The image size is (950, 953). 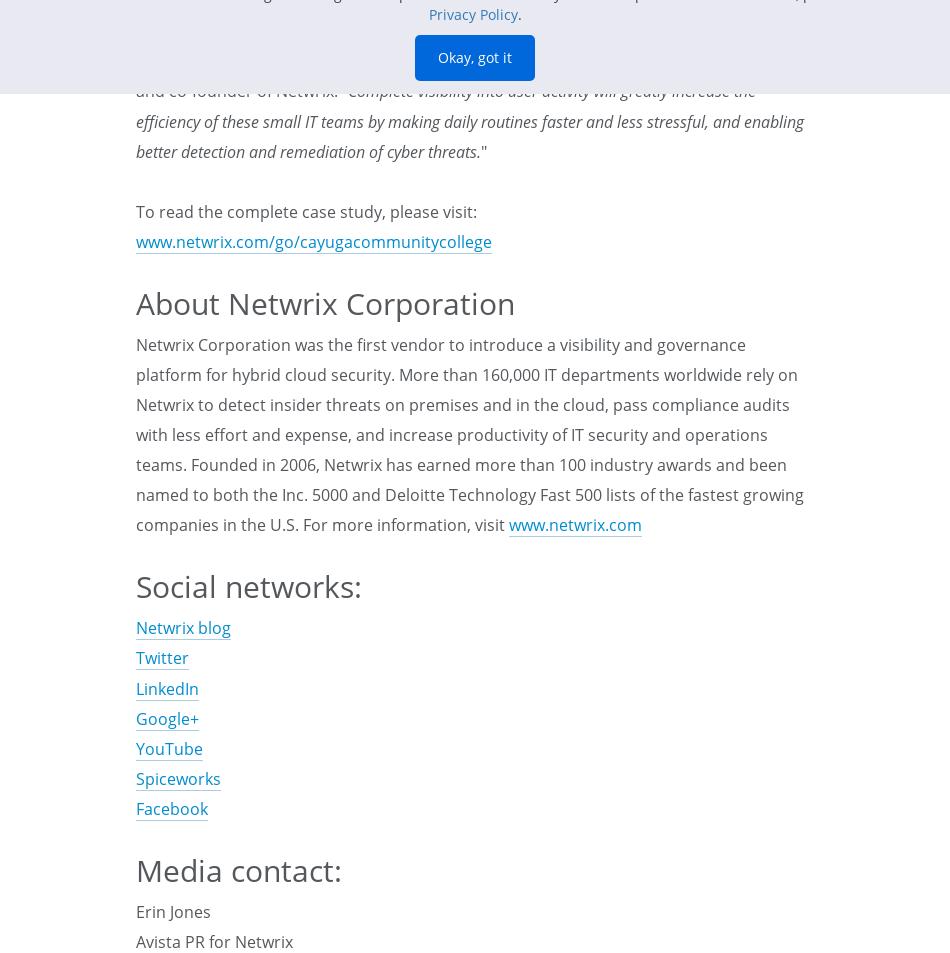 I want to click on 'To read the complete case study, please visit:', so click(x=305, y=209).